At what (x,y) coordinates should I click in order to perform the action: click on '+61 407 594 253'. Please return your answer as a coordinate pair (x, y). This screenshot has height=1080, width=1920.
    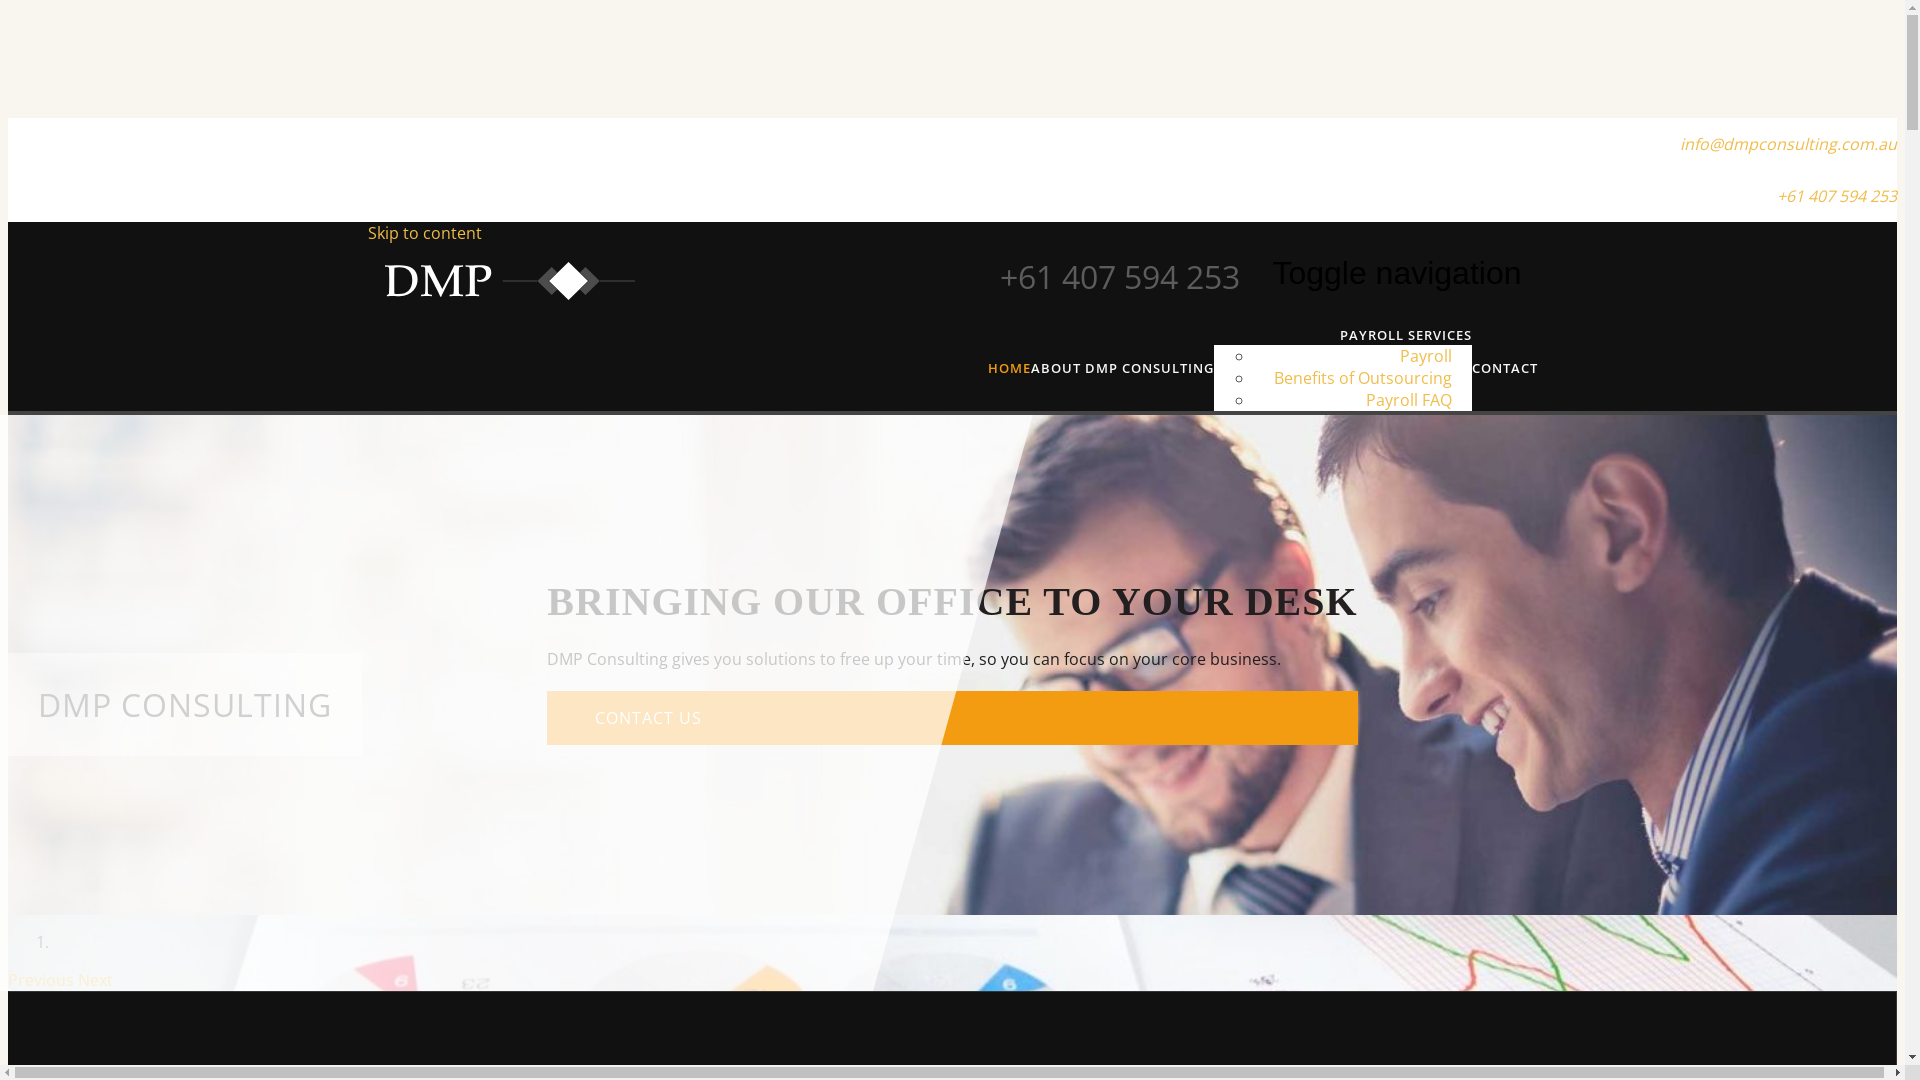
    Looking at the image, I should click on (1837, 196).